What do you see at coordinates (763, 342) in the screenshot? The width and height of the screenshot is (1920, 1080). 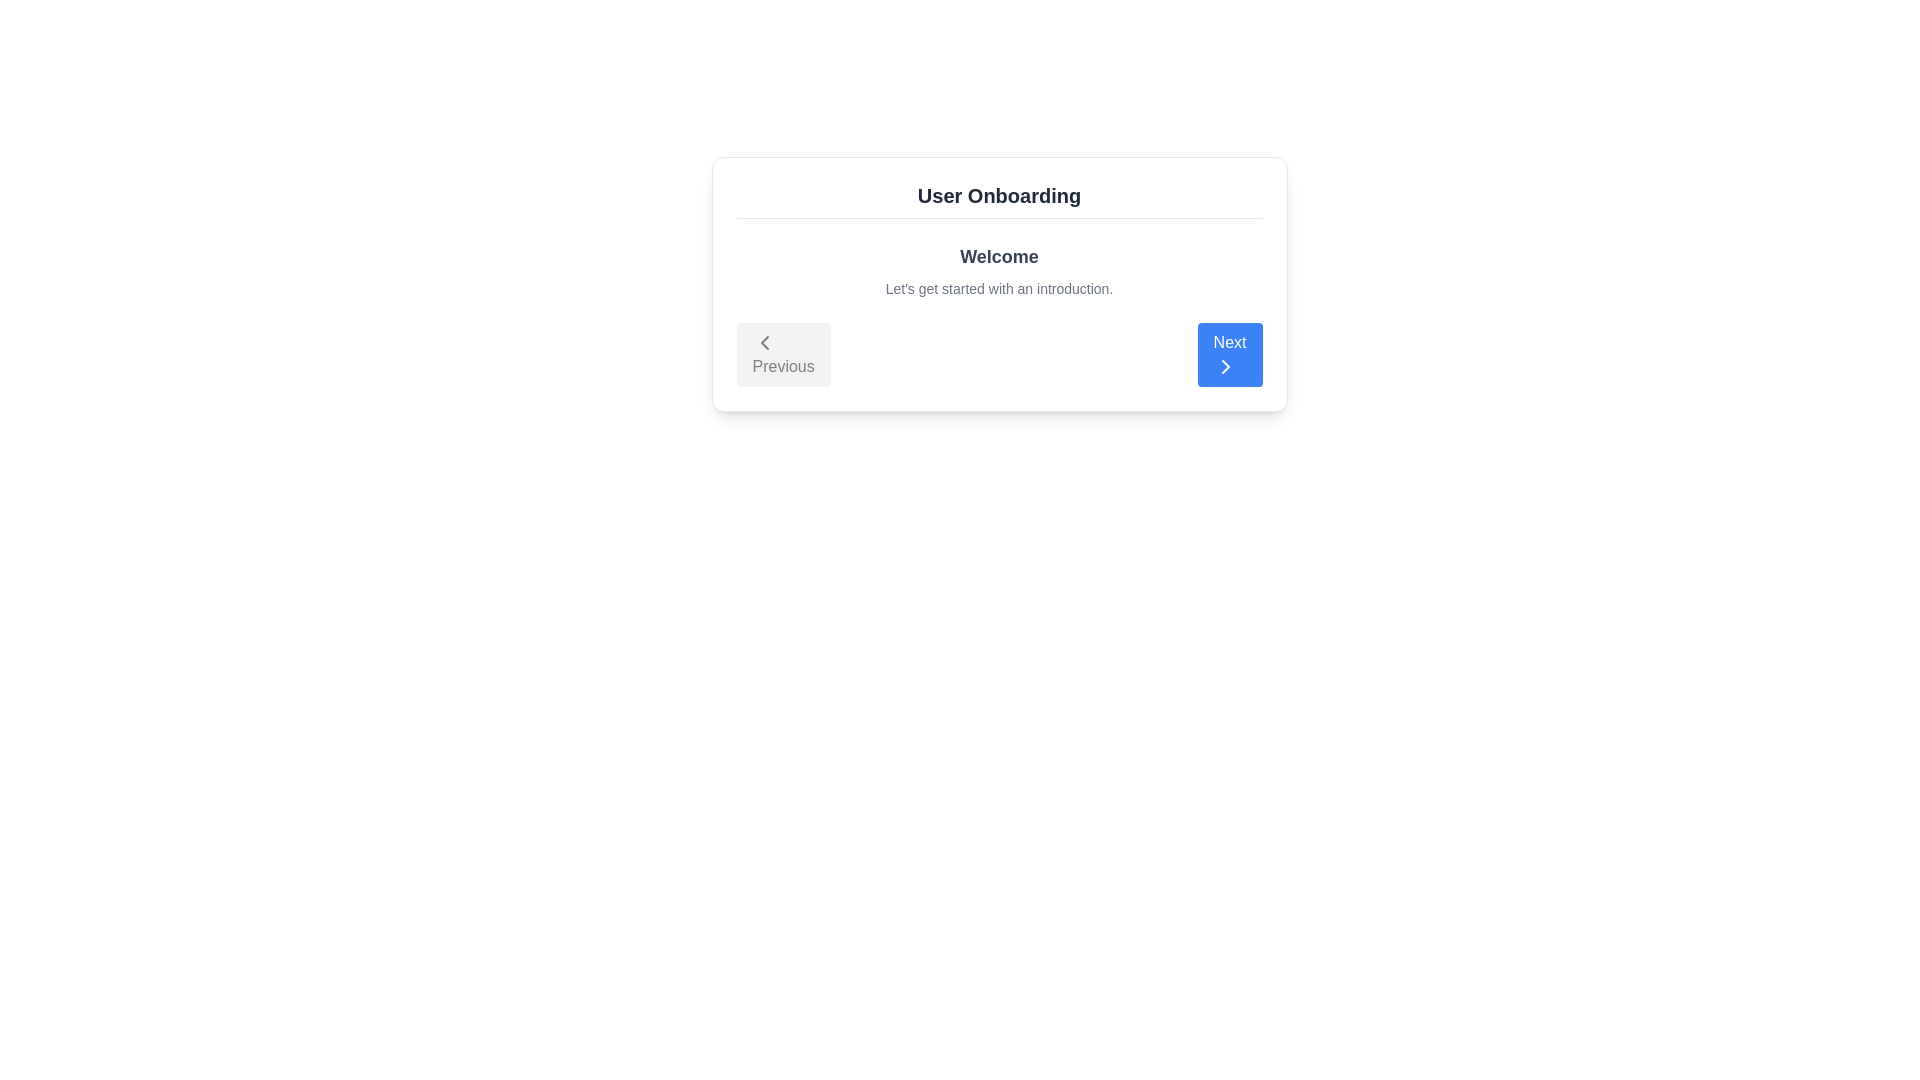 I see `the 'Previous' navigation icon located in the left-central part of the 'Previous' button within the user onboarding card interface` at bounding box center [763, 342].